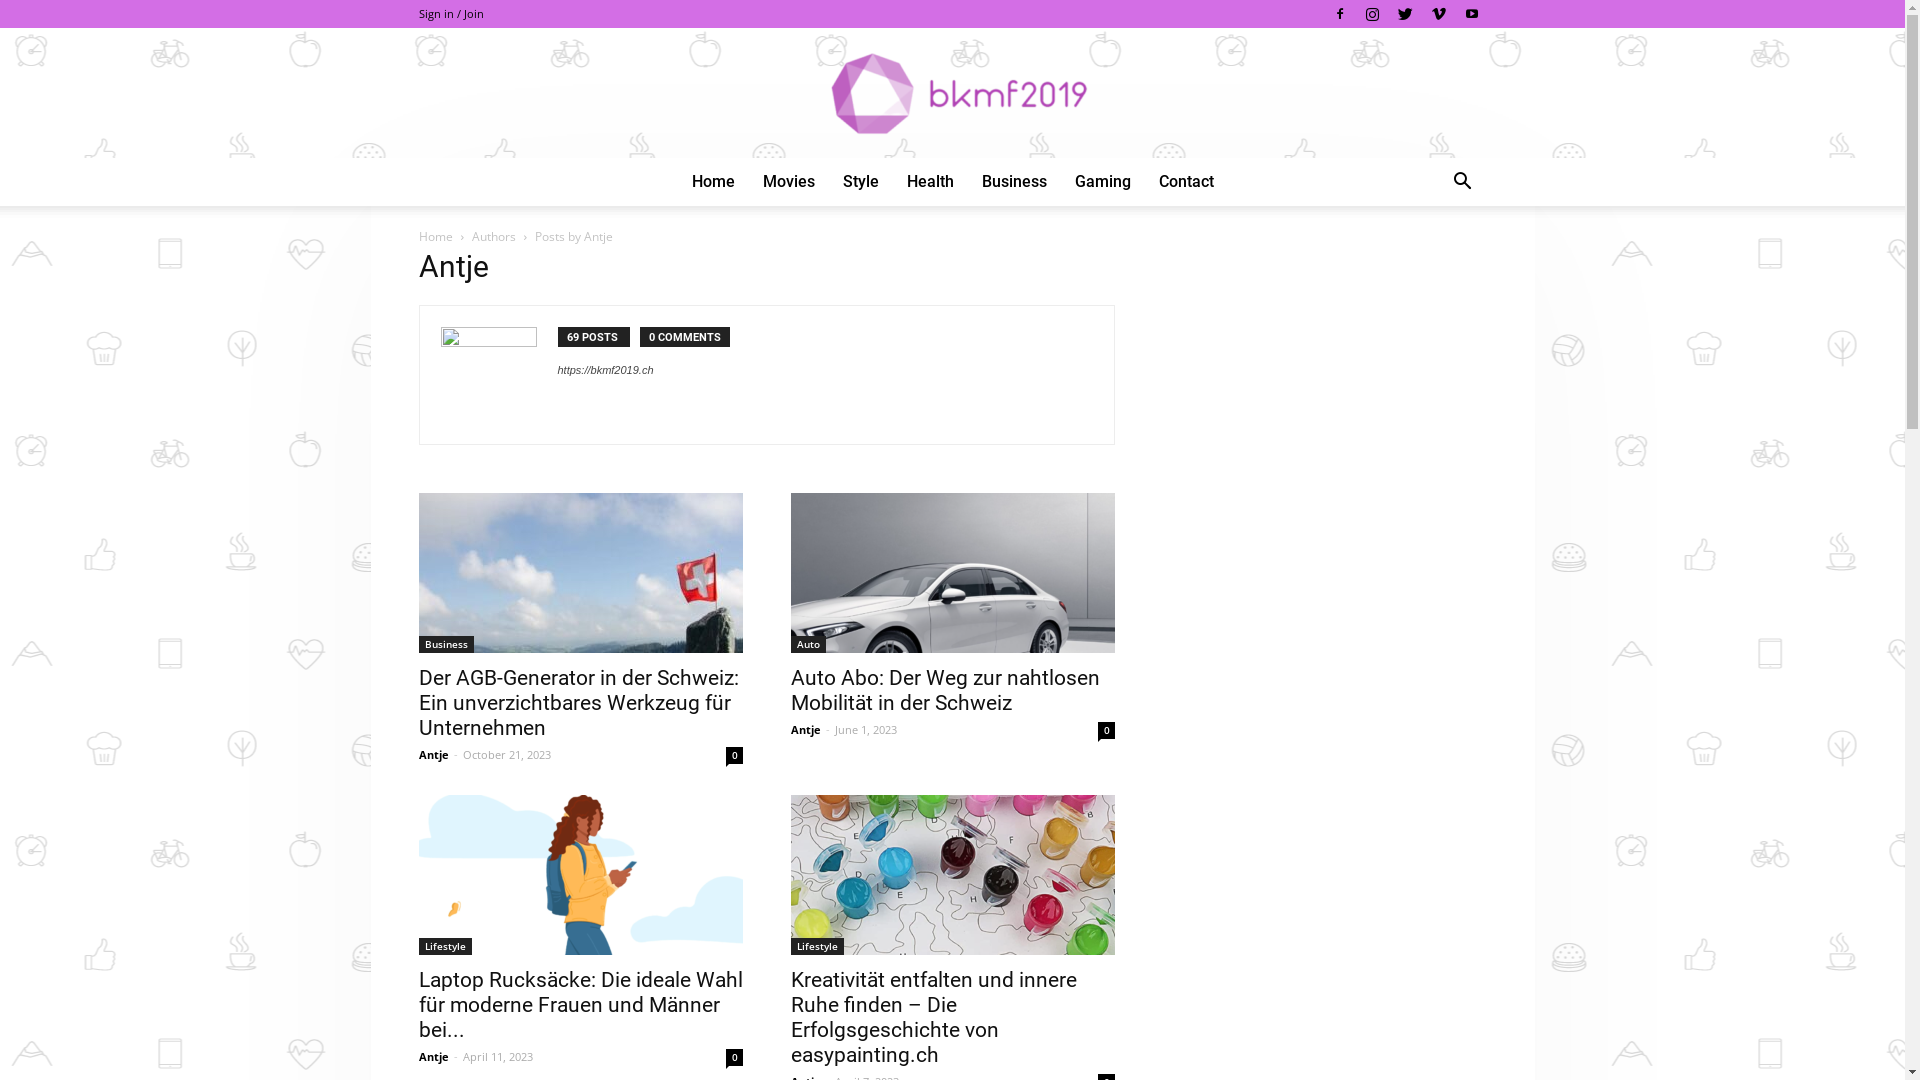  What do you see at coordinates (1438, 14) in the screenshot?
I see `'Vimeo'` at bounding box center [1438, 14].